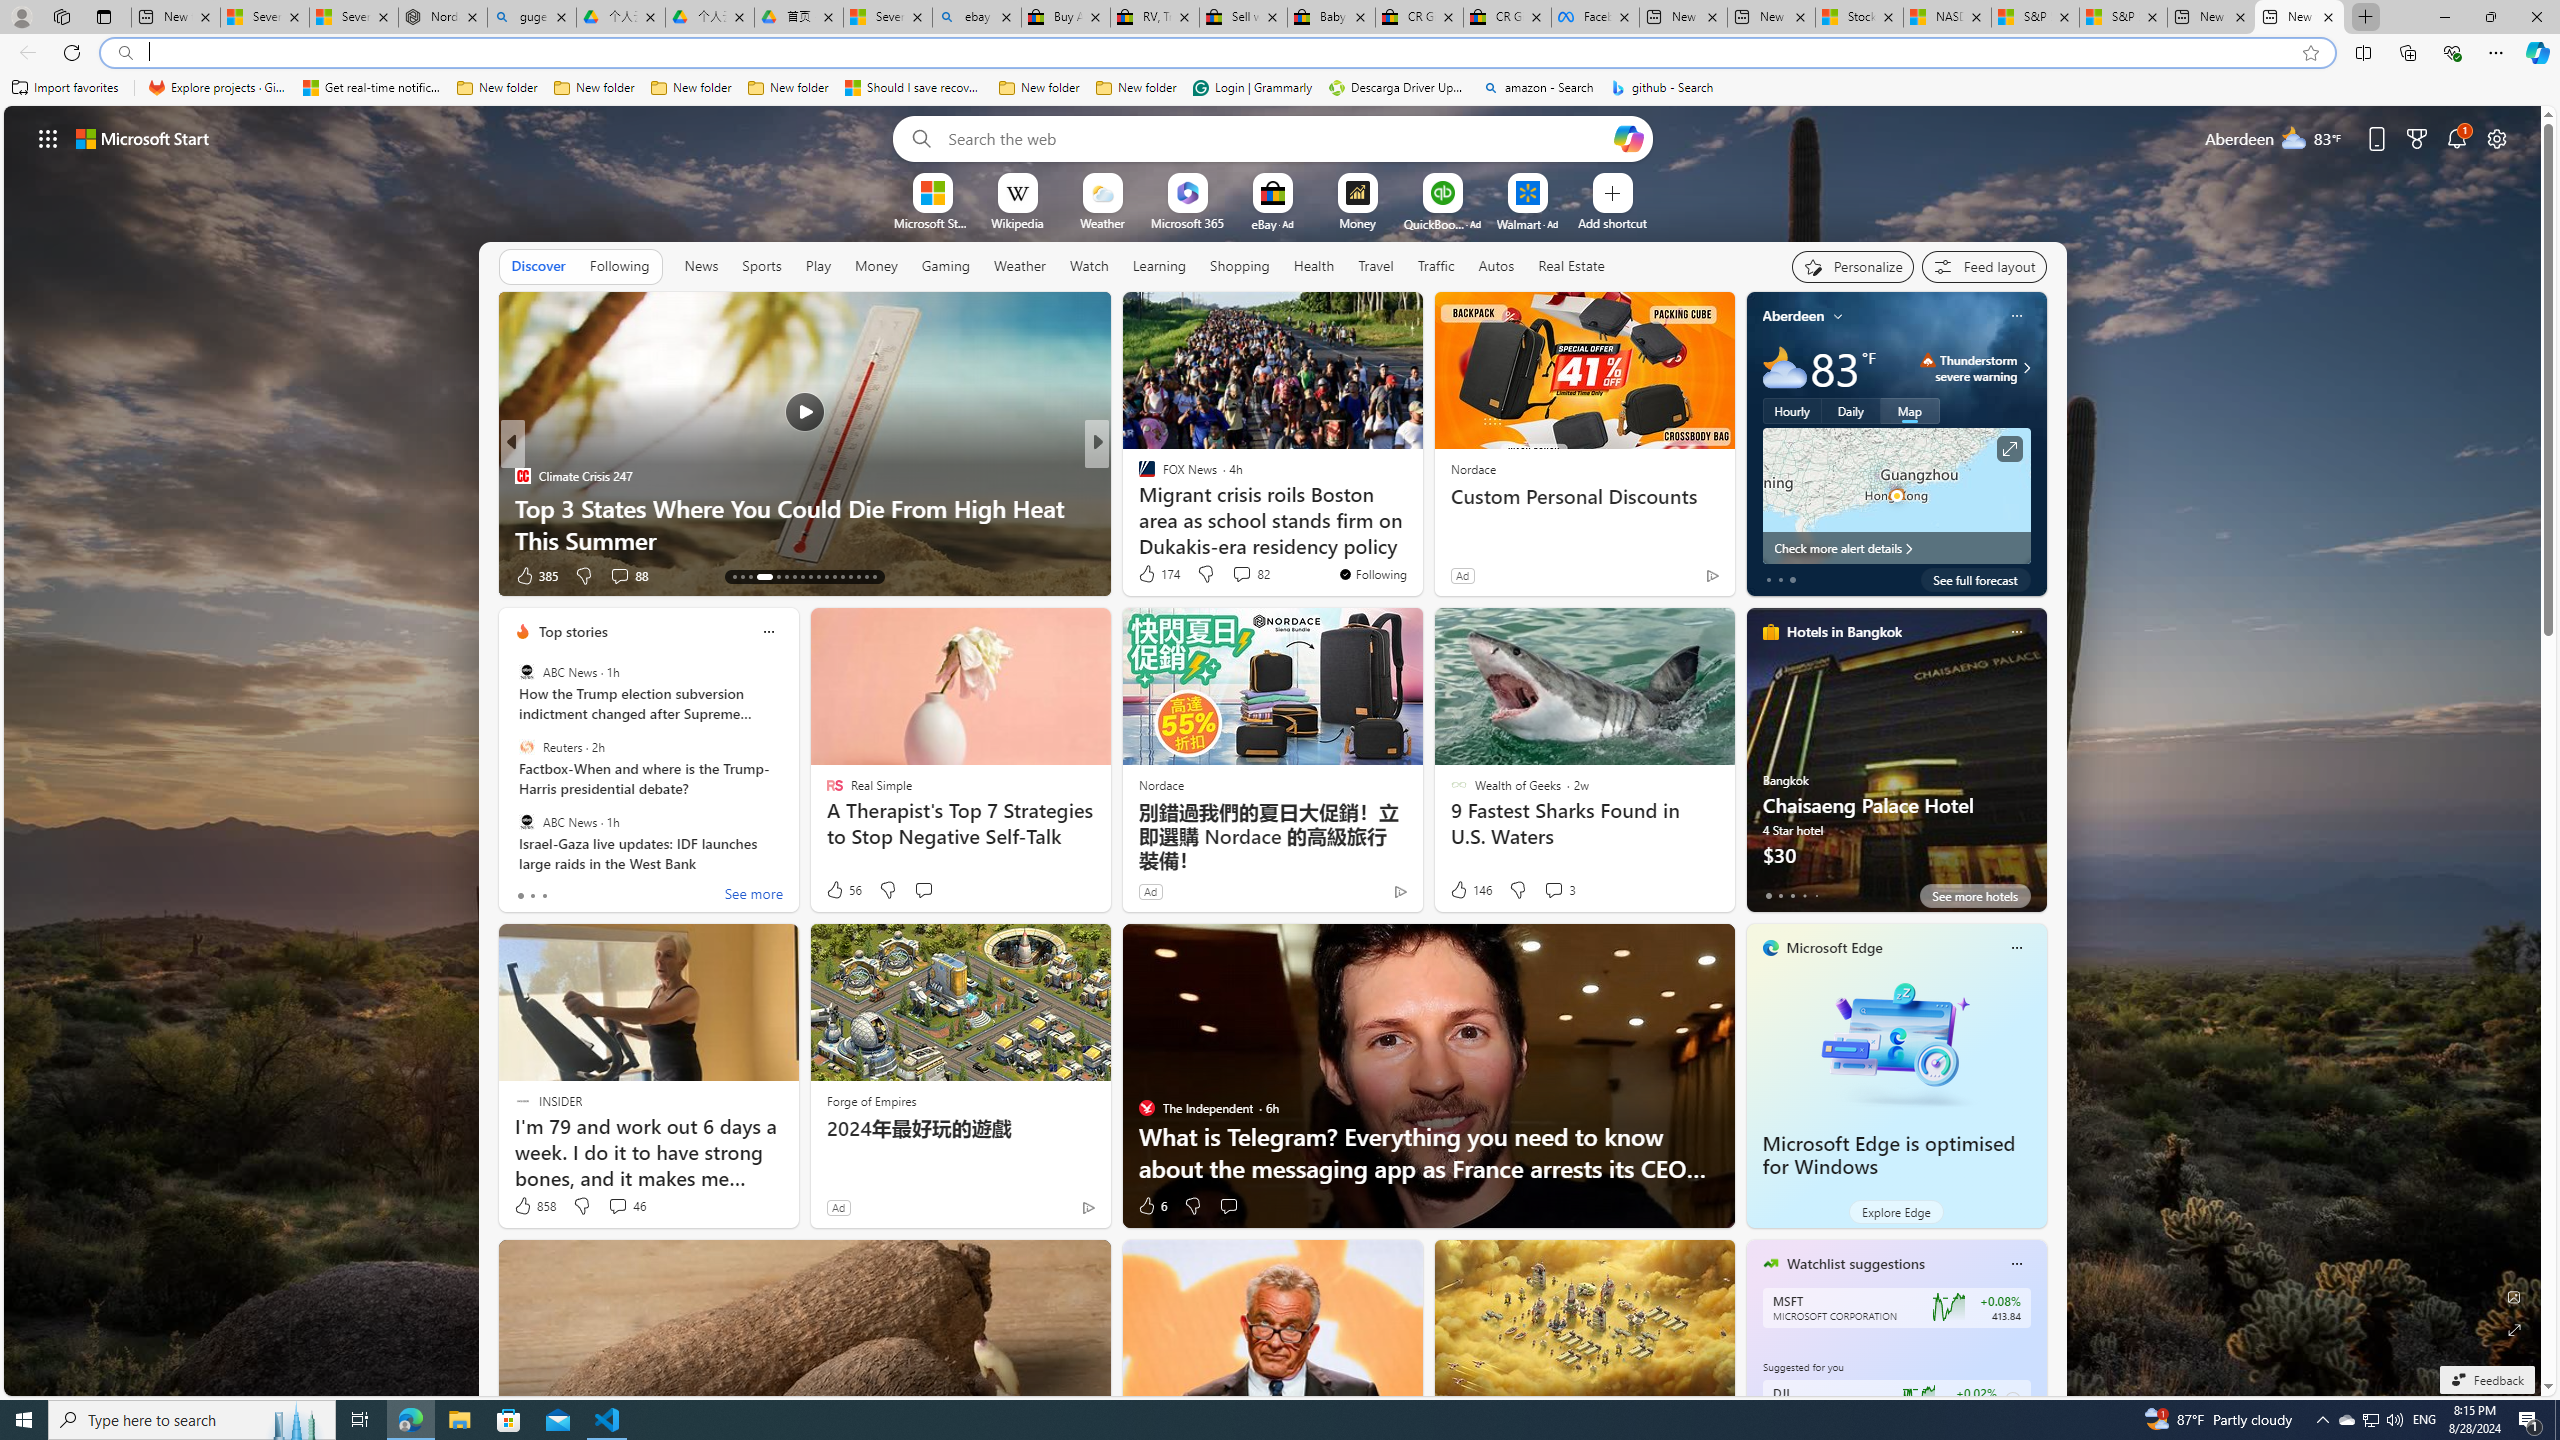  Describe the element at coordinates (1151, 575) in the screenshot. I see `'311 Like'` at that location.